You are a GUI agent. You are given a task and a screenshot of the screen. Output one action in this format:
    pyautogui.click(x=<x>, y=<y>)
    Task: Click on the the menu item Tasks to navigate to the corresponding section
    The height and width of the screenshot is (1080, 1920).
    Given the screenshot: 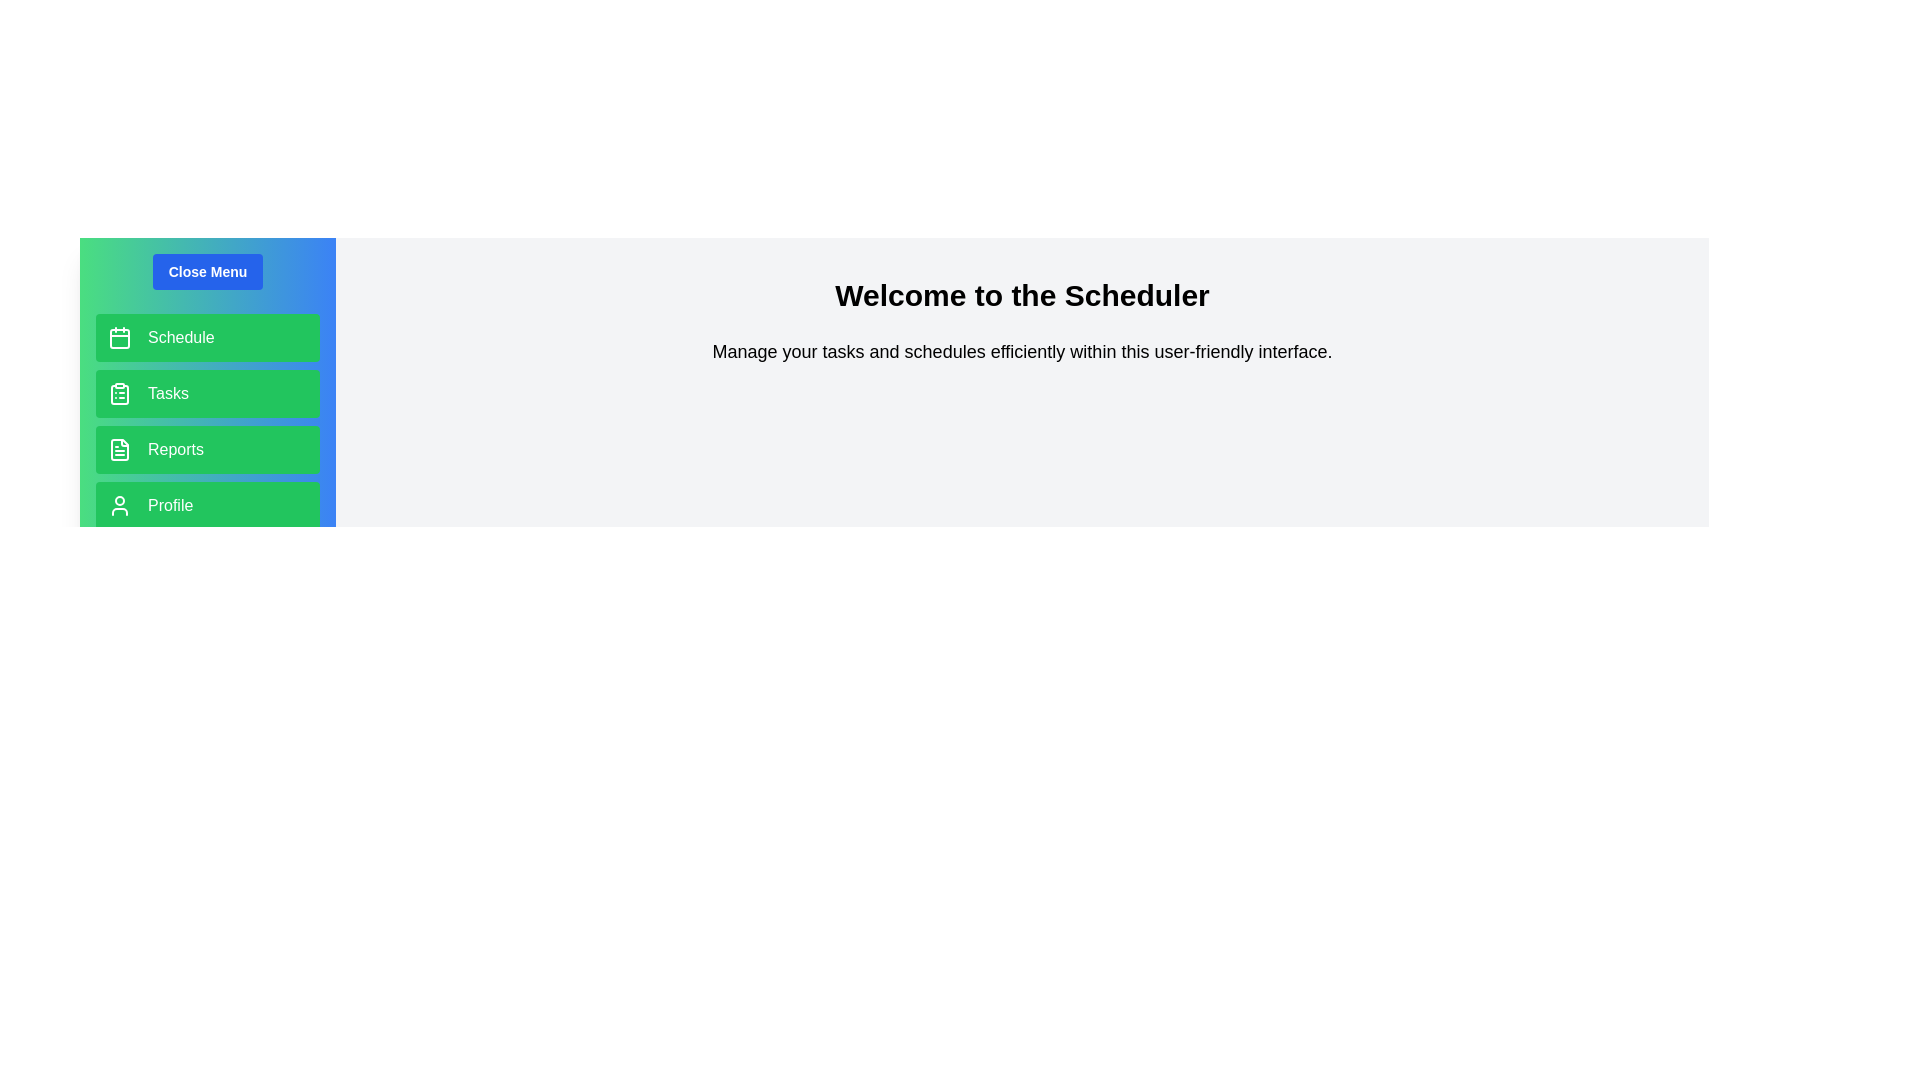 What is the action you would take?
    pyautogui.click(x=207, y=393)
    